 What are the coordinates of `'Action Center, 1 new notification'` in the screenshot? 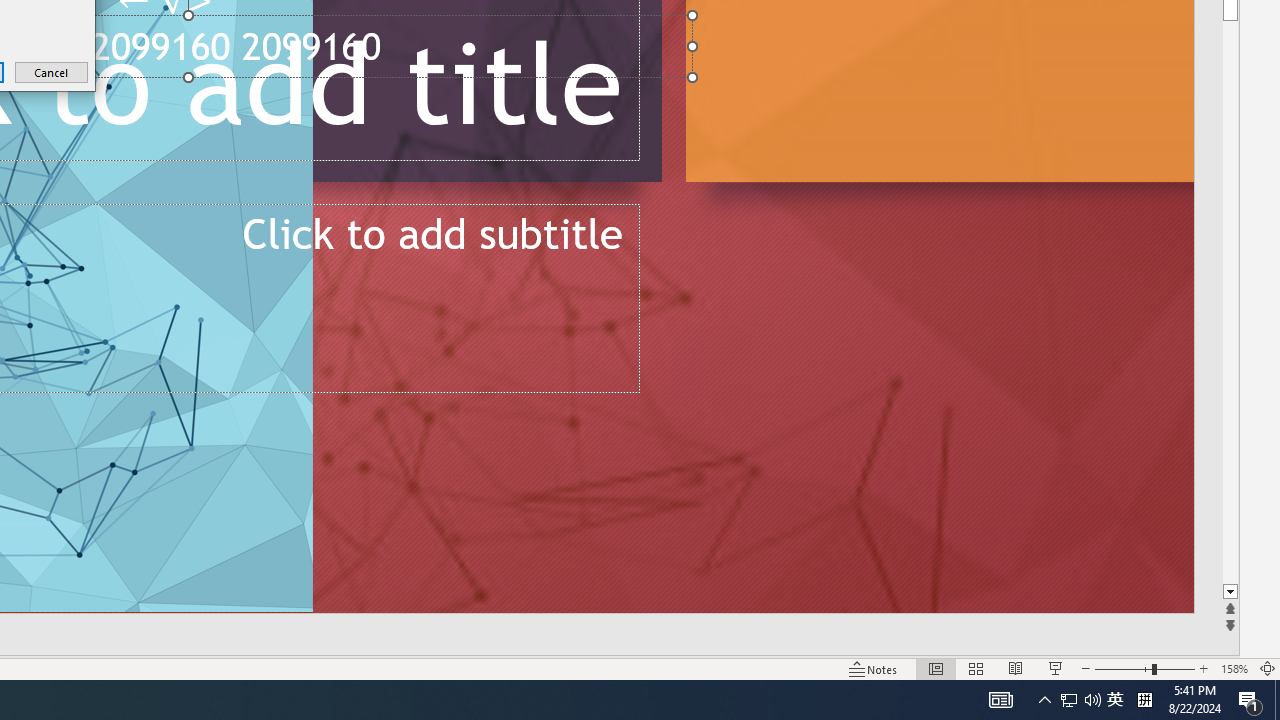 It's located at (1233, 669).